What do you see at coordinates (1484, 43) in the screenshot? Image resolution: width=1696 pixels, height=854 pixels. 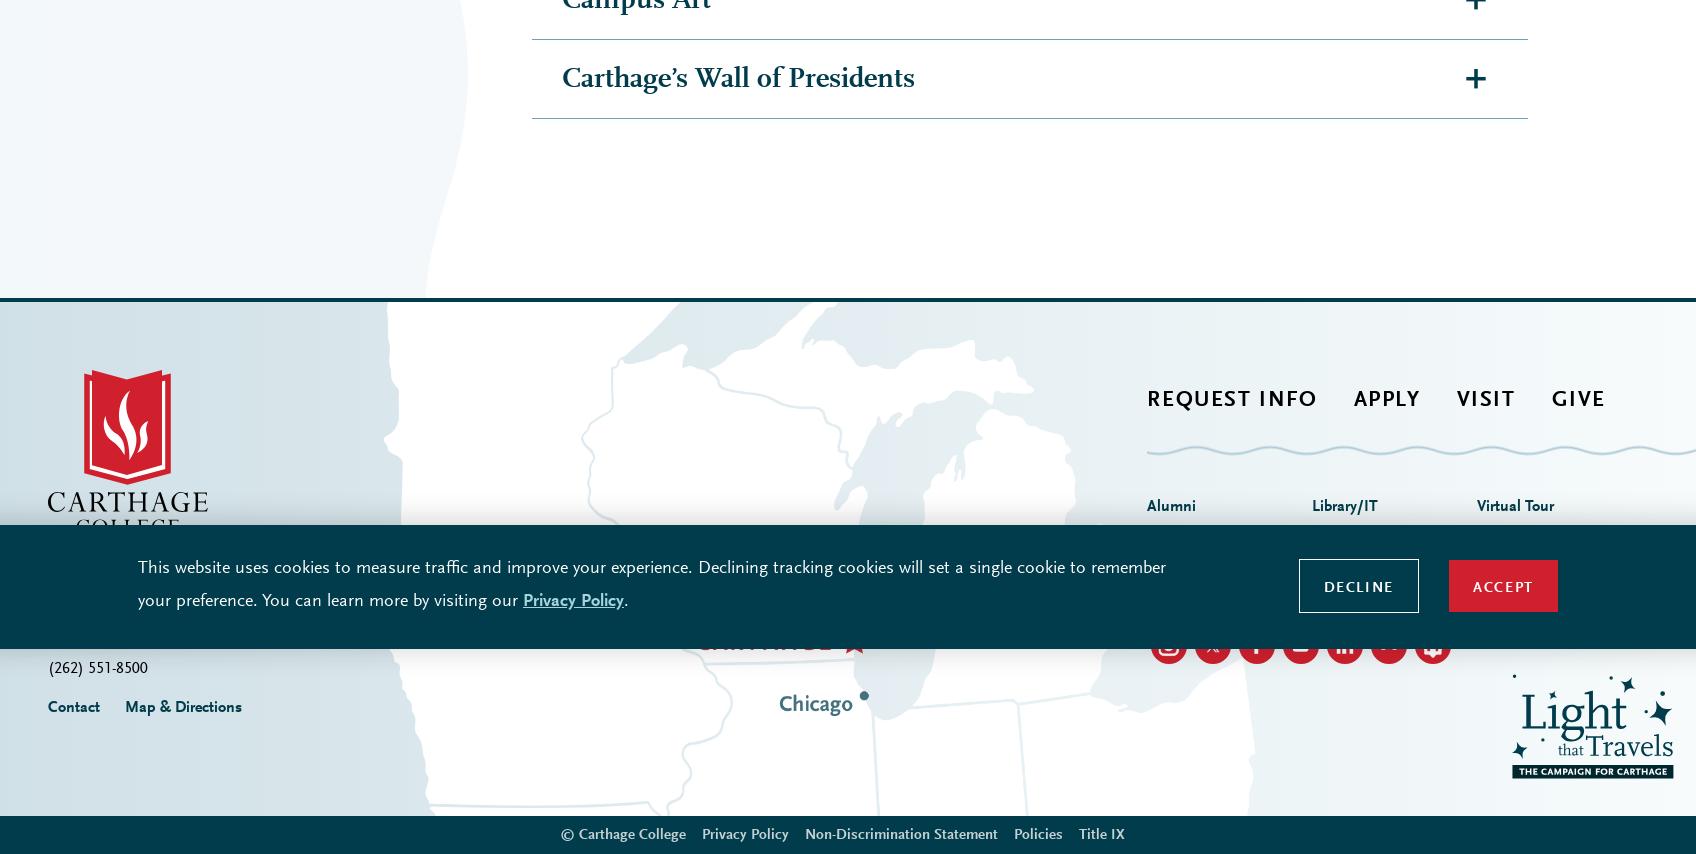 I see `'Visit'` at bounding box center [1484, 43].